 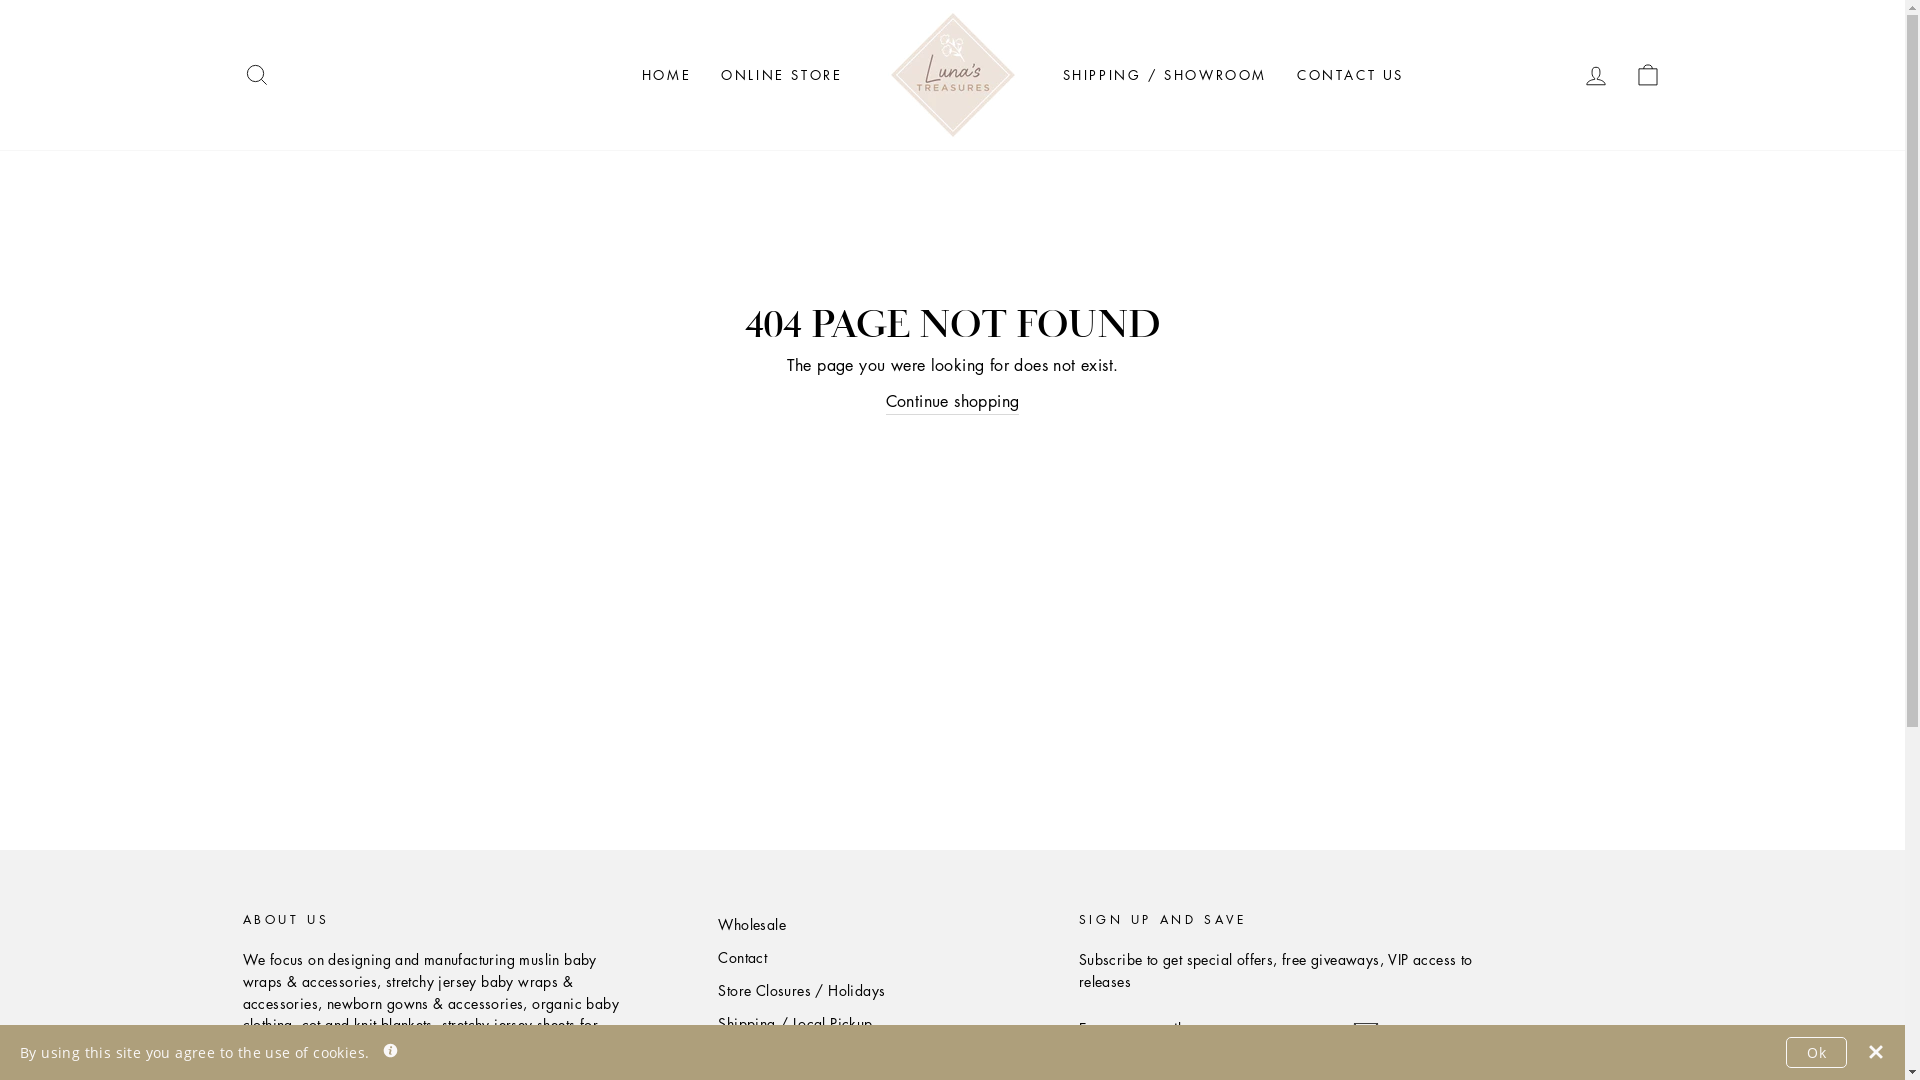 What do you see at coordinates (666, 73) in the screenshot?
I see `'HOME'` at bounding box center [666, 73].